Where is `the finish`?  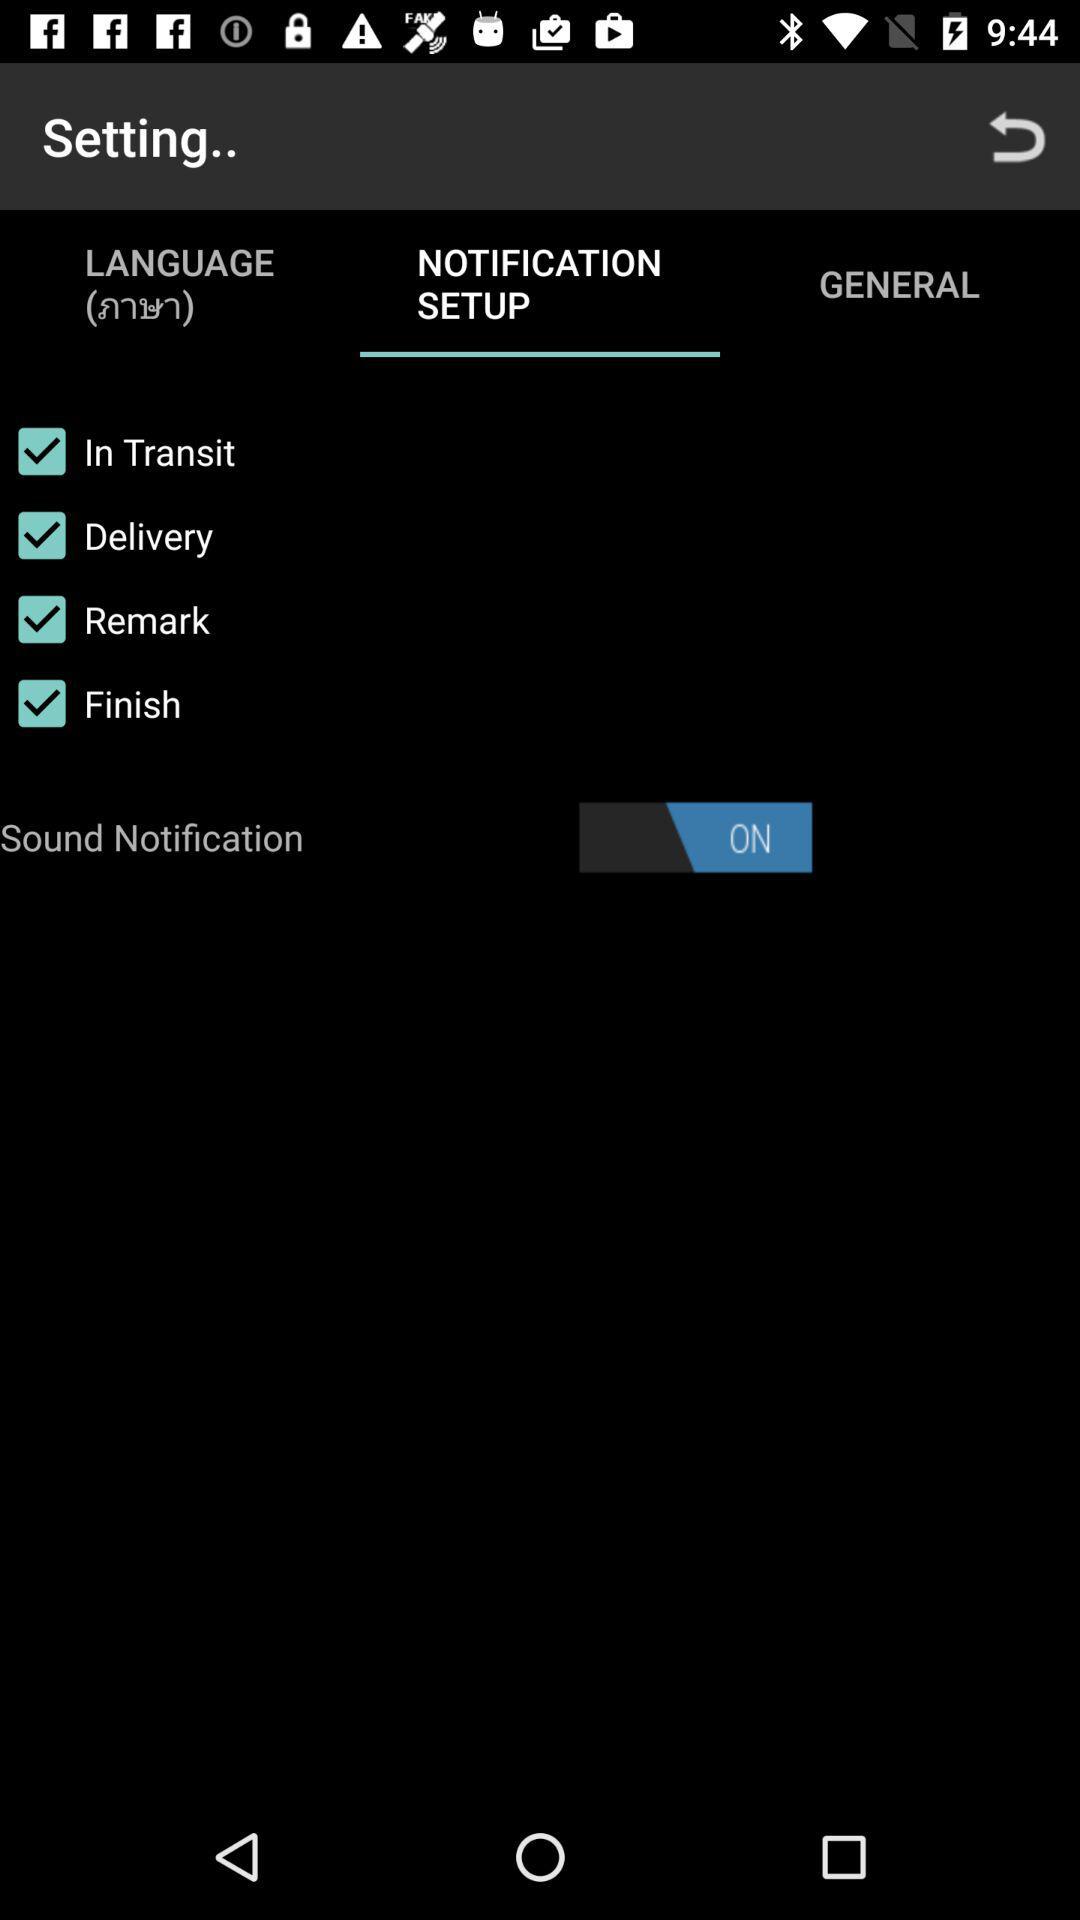
the finish is located at coordinates (90, 703).